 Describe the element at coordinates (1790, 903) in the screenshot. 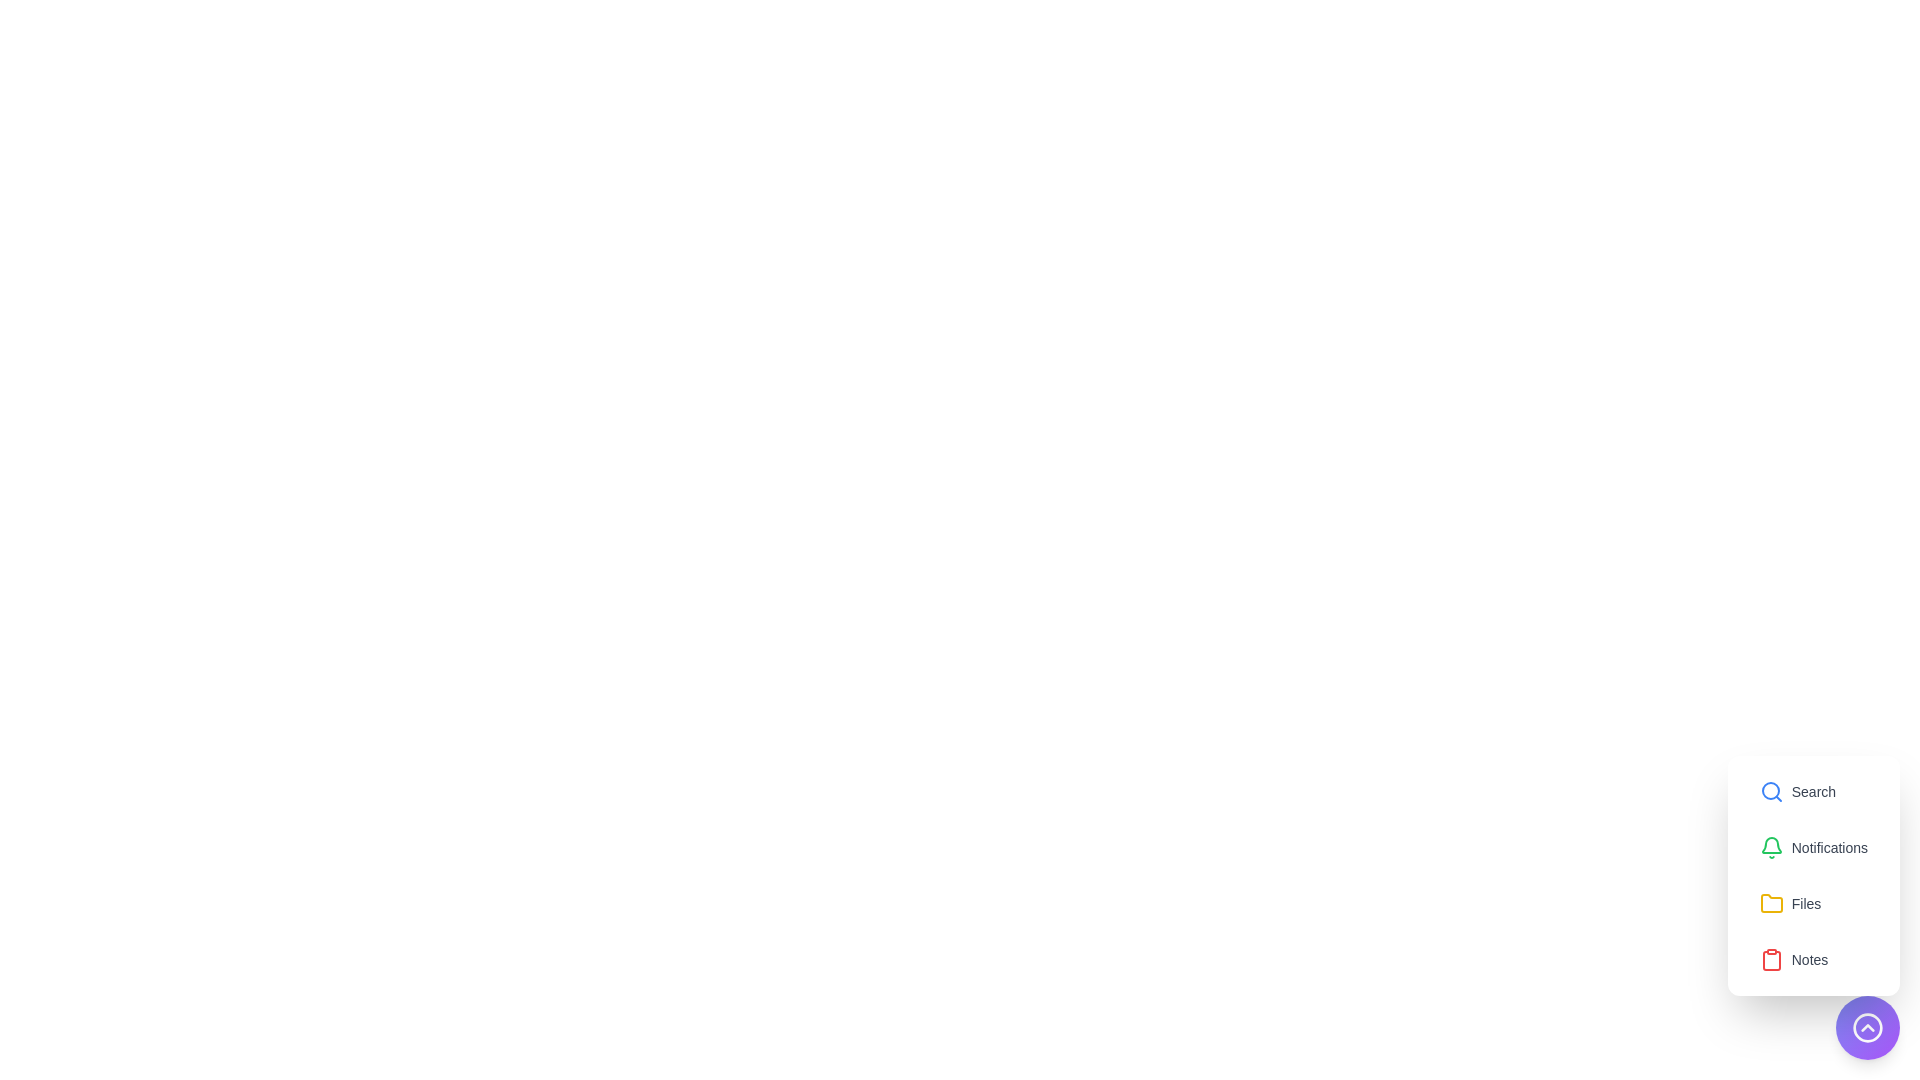

I see `the menu item labeled Files to reveal its hover effect` at that location.